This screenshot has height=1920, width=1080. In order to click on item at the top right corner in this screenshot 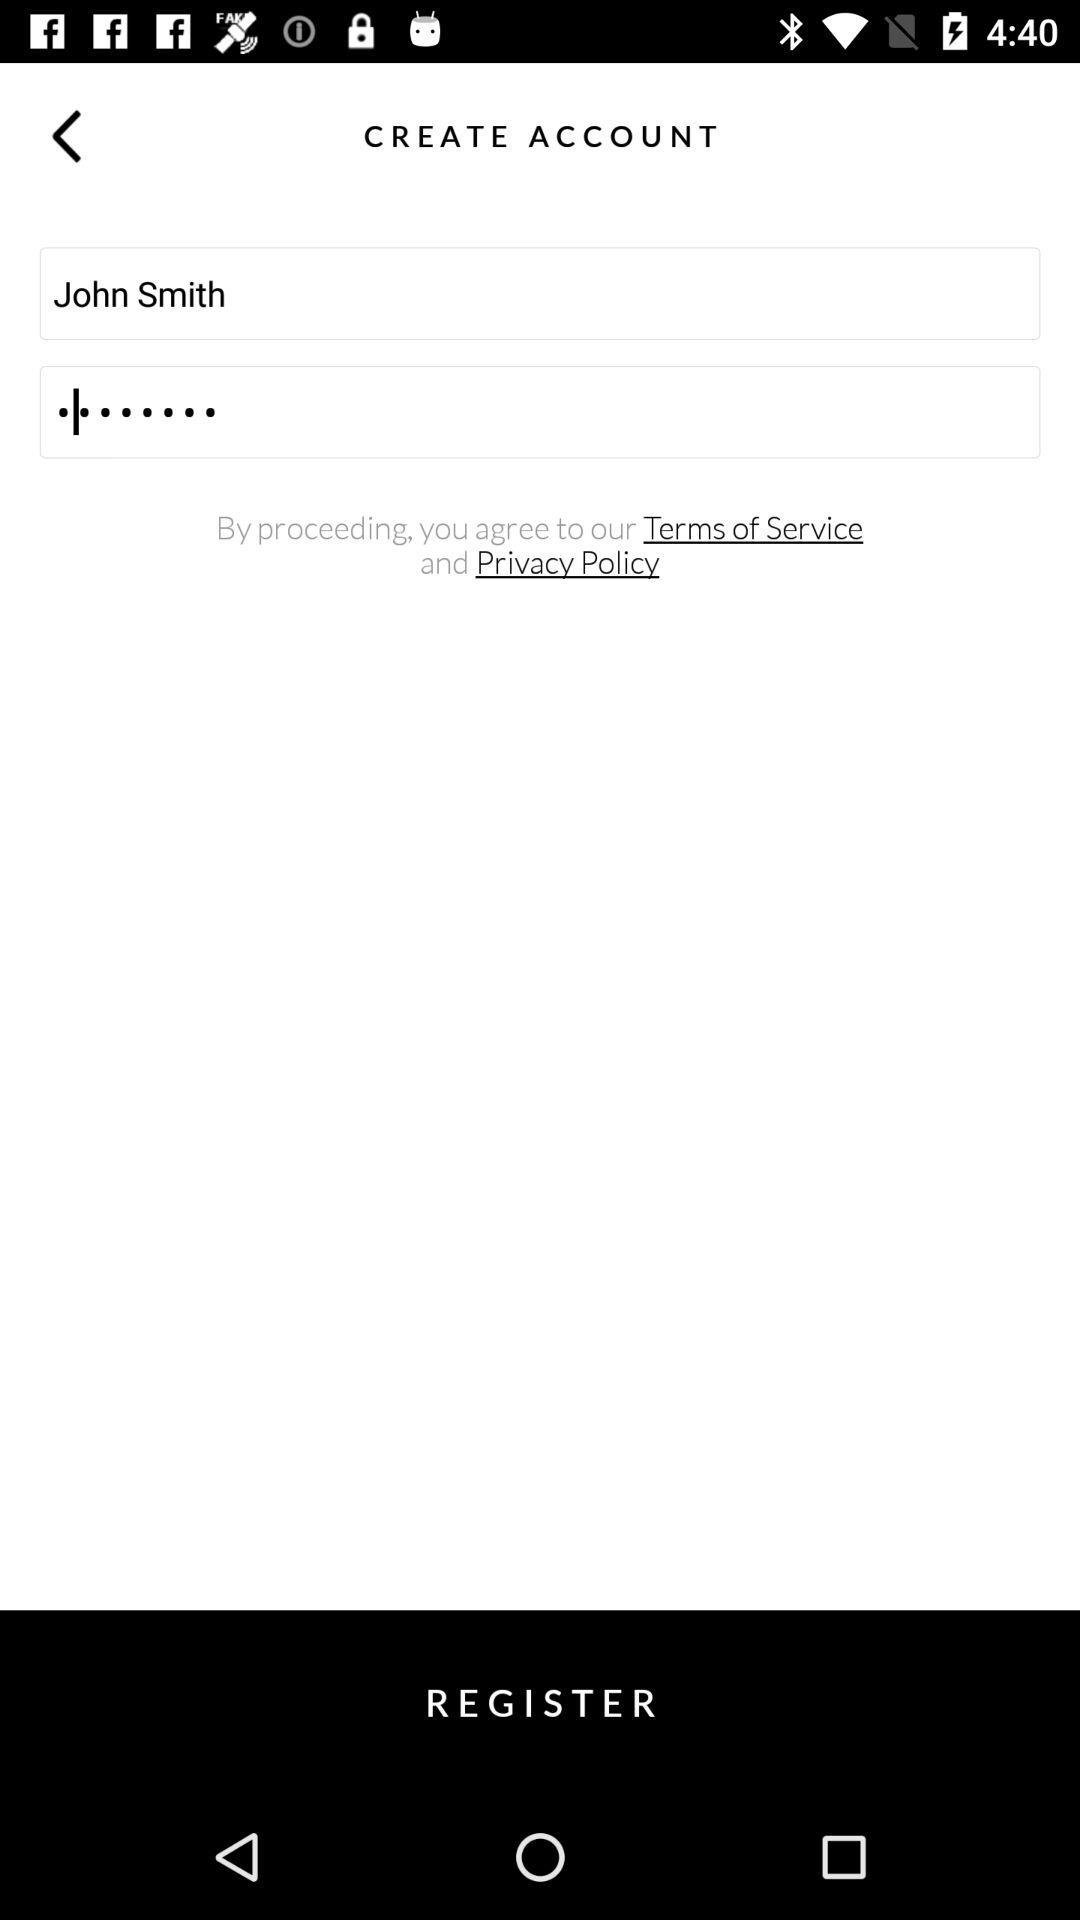, I will do `click(1014, 134)`.